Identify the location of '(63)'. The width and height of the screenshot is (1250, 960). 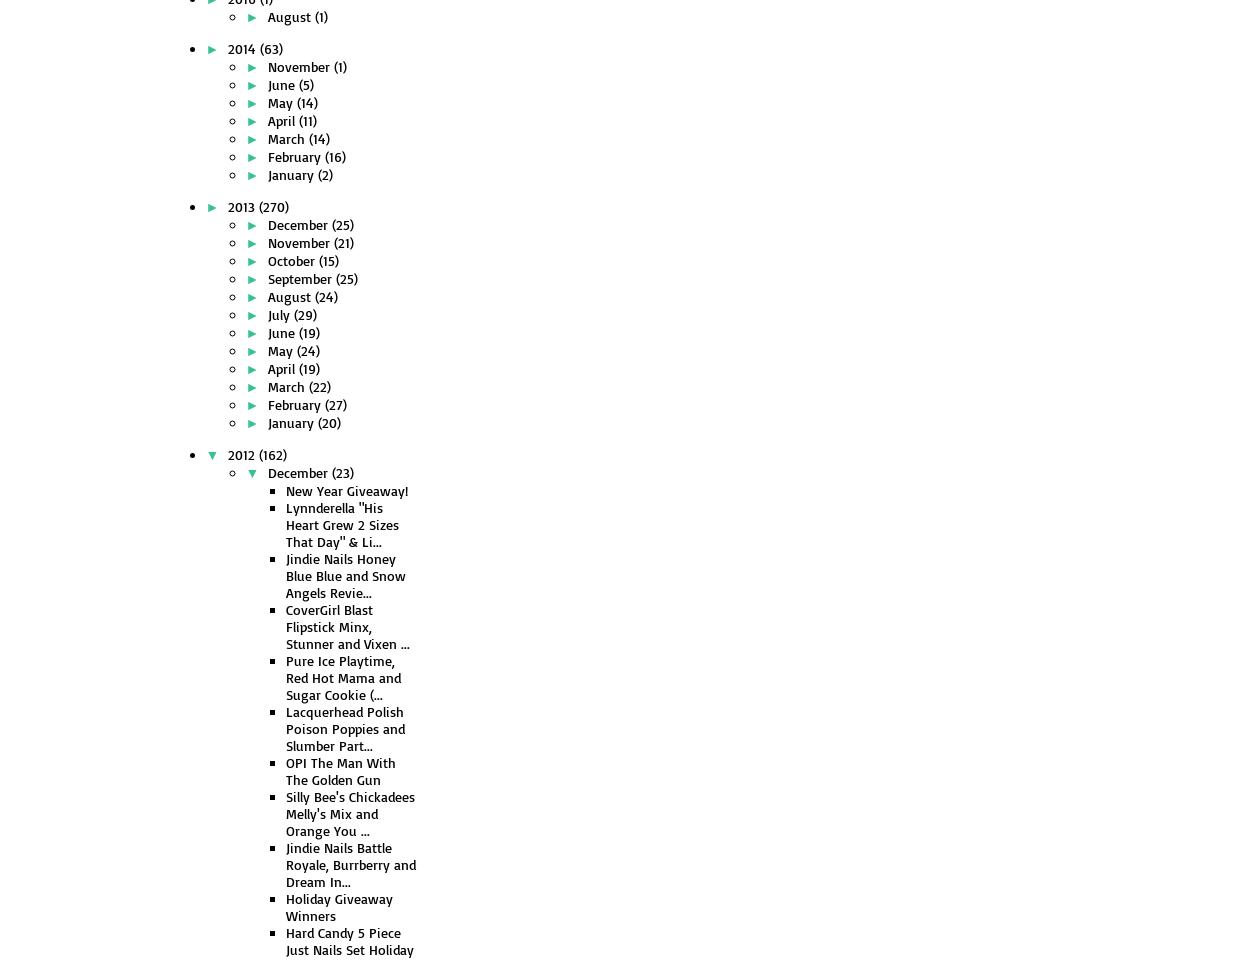
(271, 47).